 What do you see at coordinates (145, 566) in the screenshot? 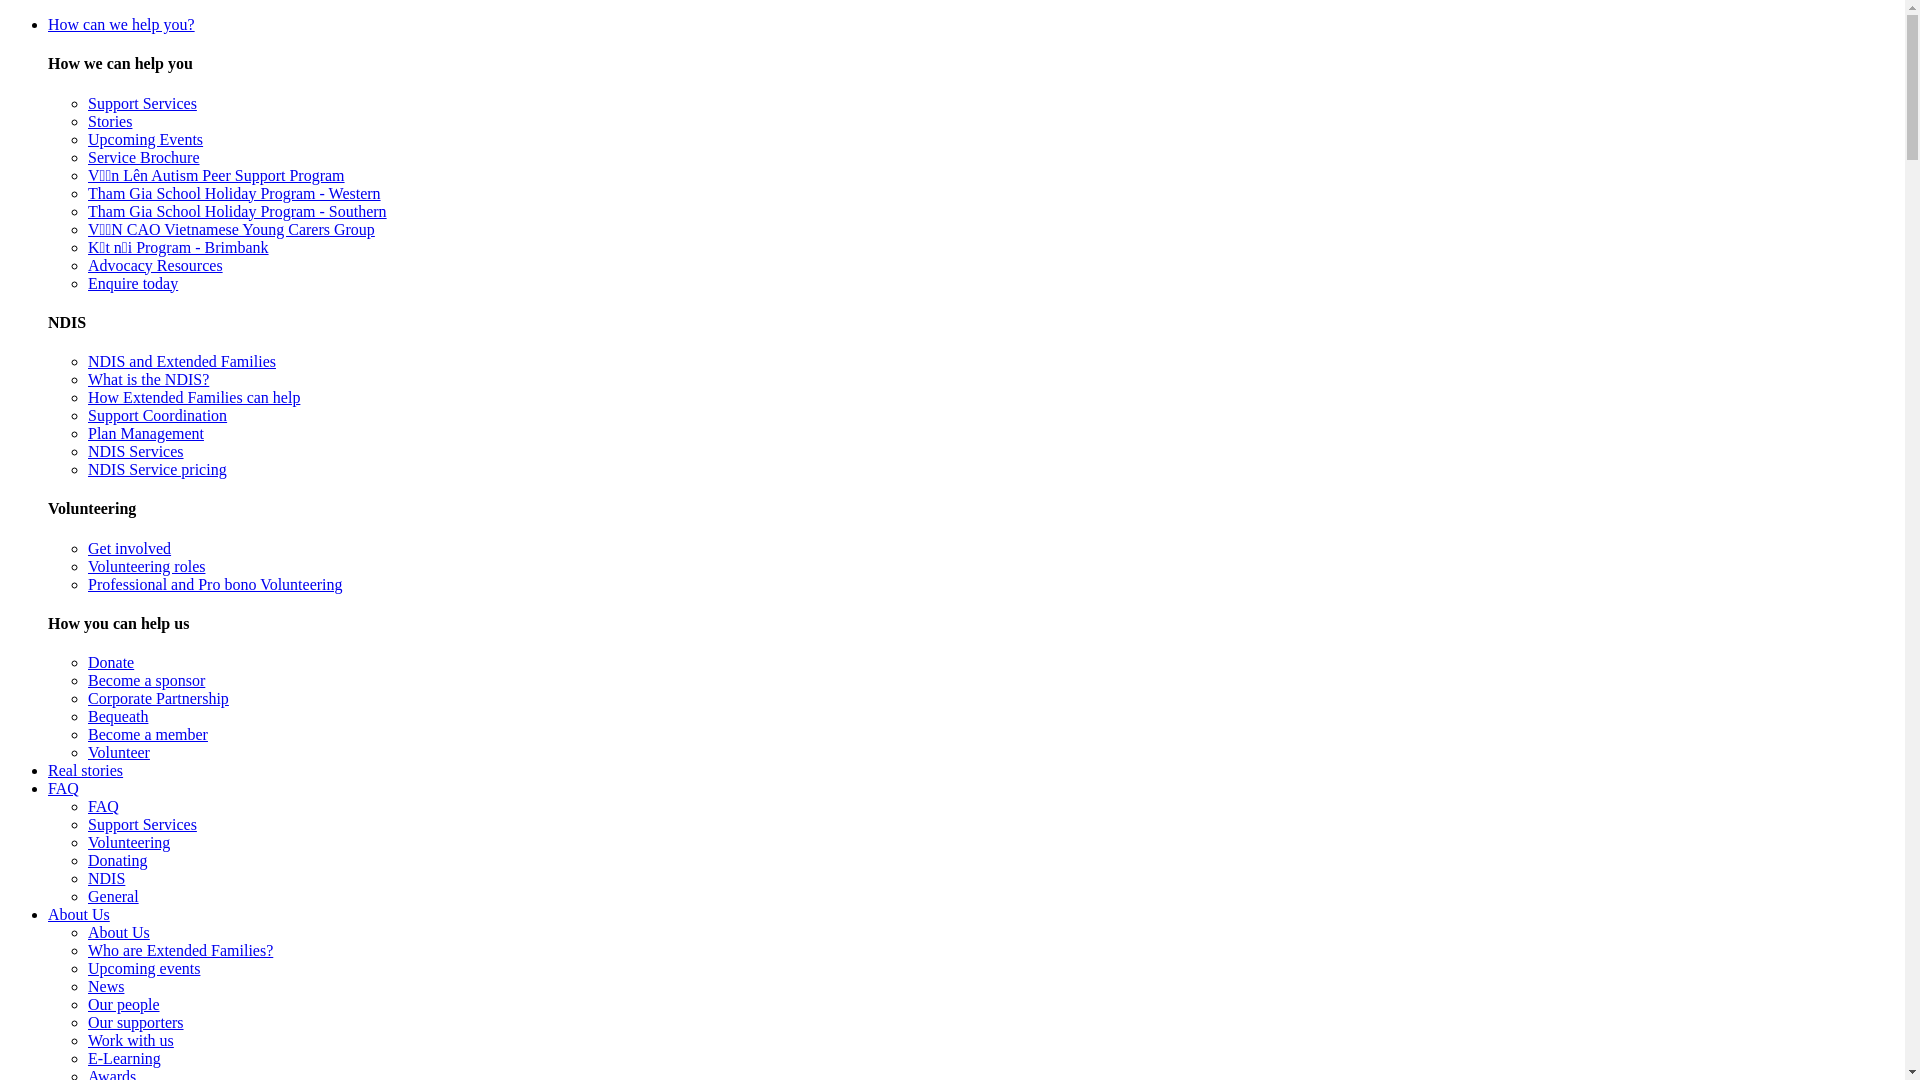
I see `'Volunteering roles'` at bounding box center [145, 566].